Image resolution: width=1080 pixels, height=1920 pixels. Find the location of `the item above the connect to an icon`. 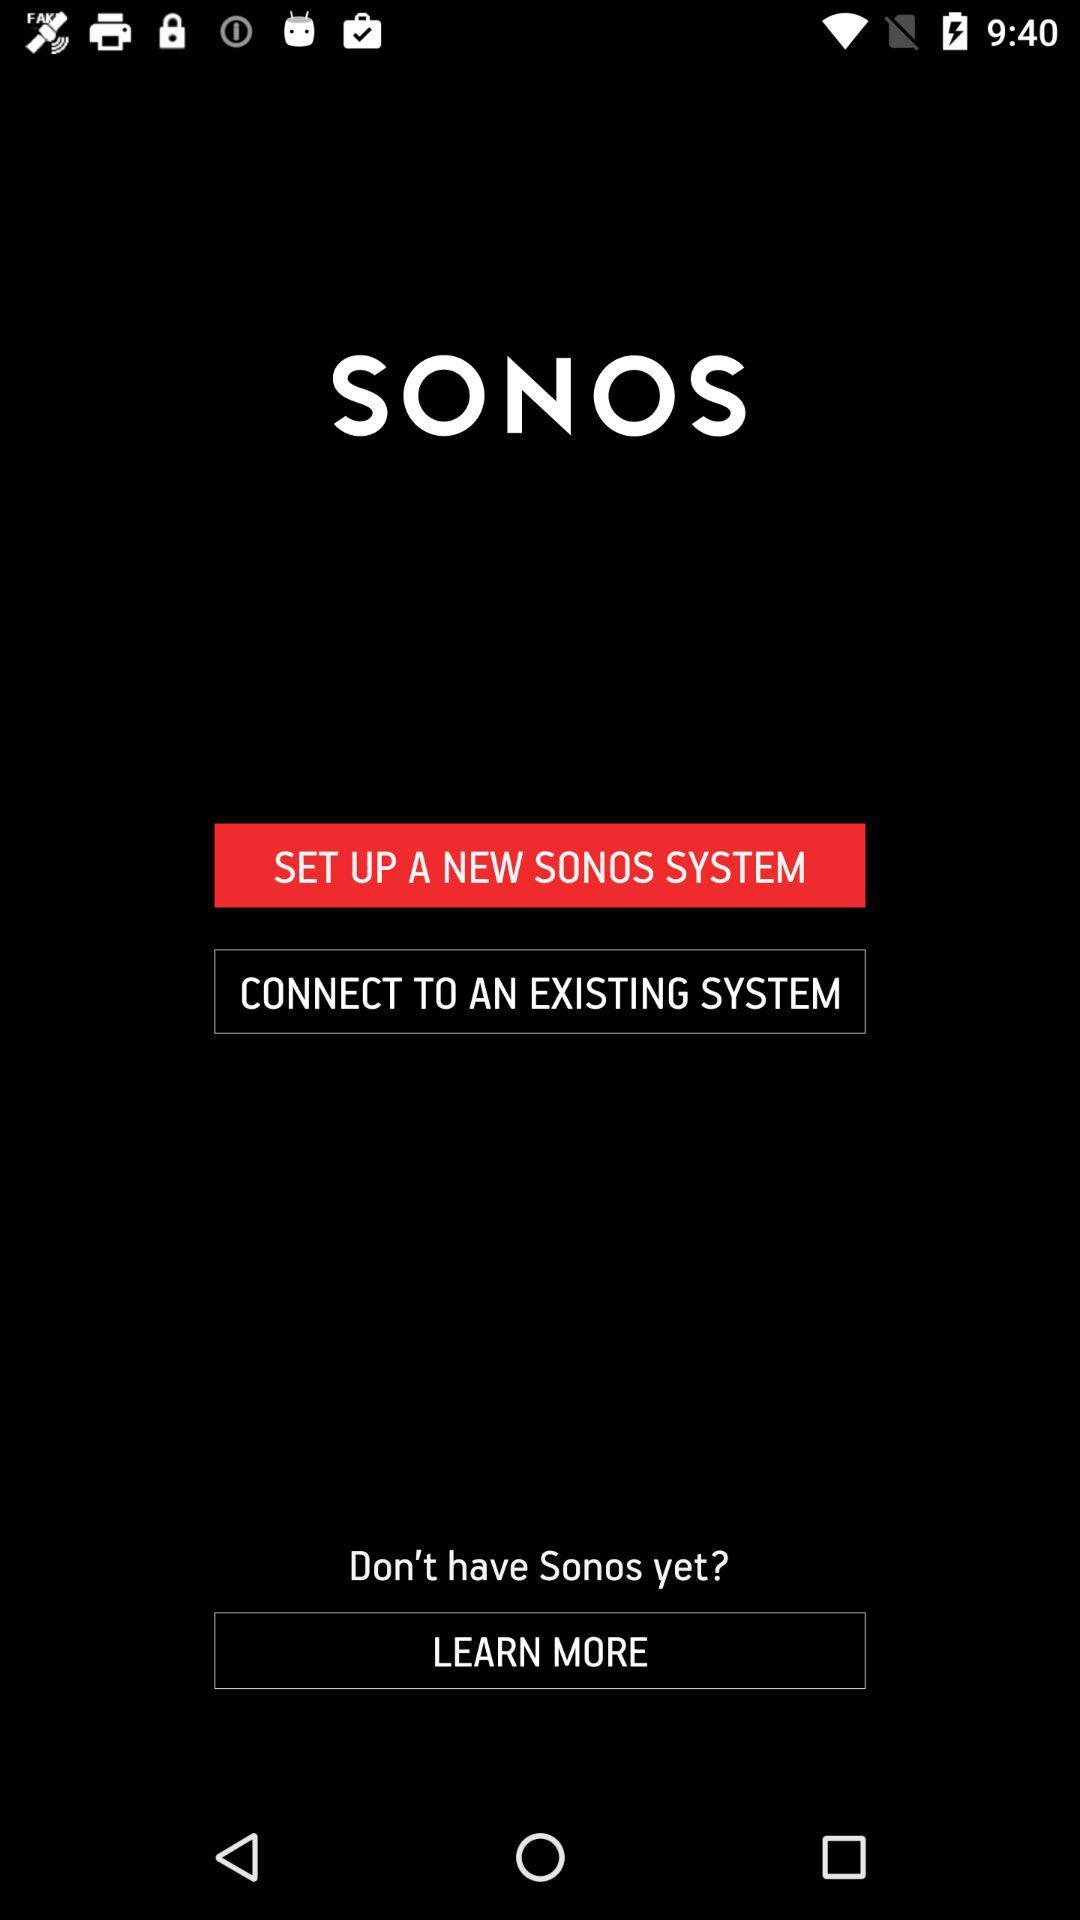

the item above the connect to an icon is located at coordinates (540, 865).